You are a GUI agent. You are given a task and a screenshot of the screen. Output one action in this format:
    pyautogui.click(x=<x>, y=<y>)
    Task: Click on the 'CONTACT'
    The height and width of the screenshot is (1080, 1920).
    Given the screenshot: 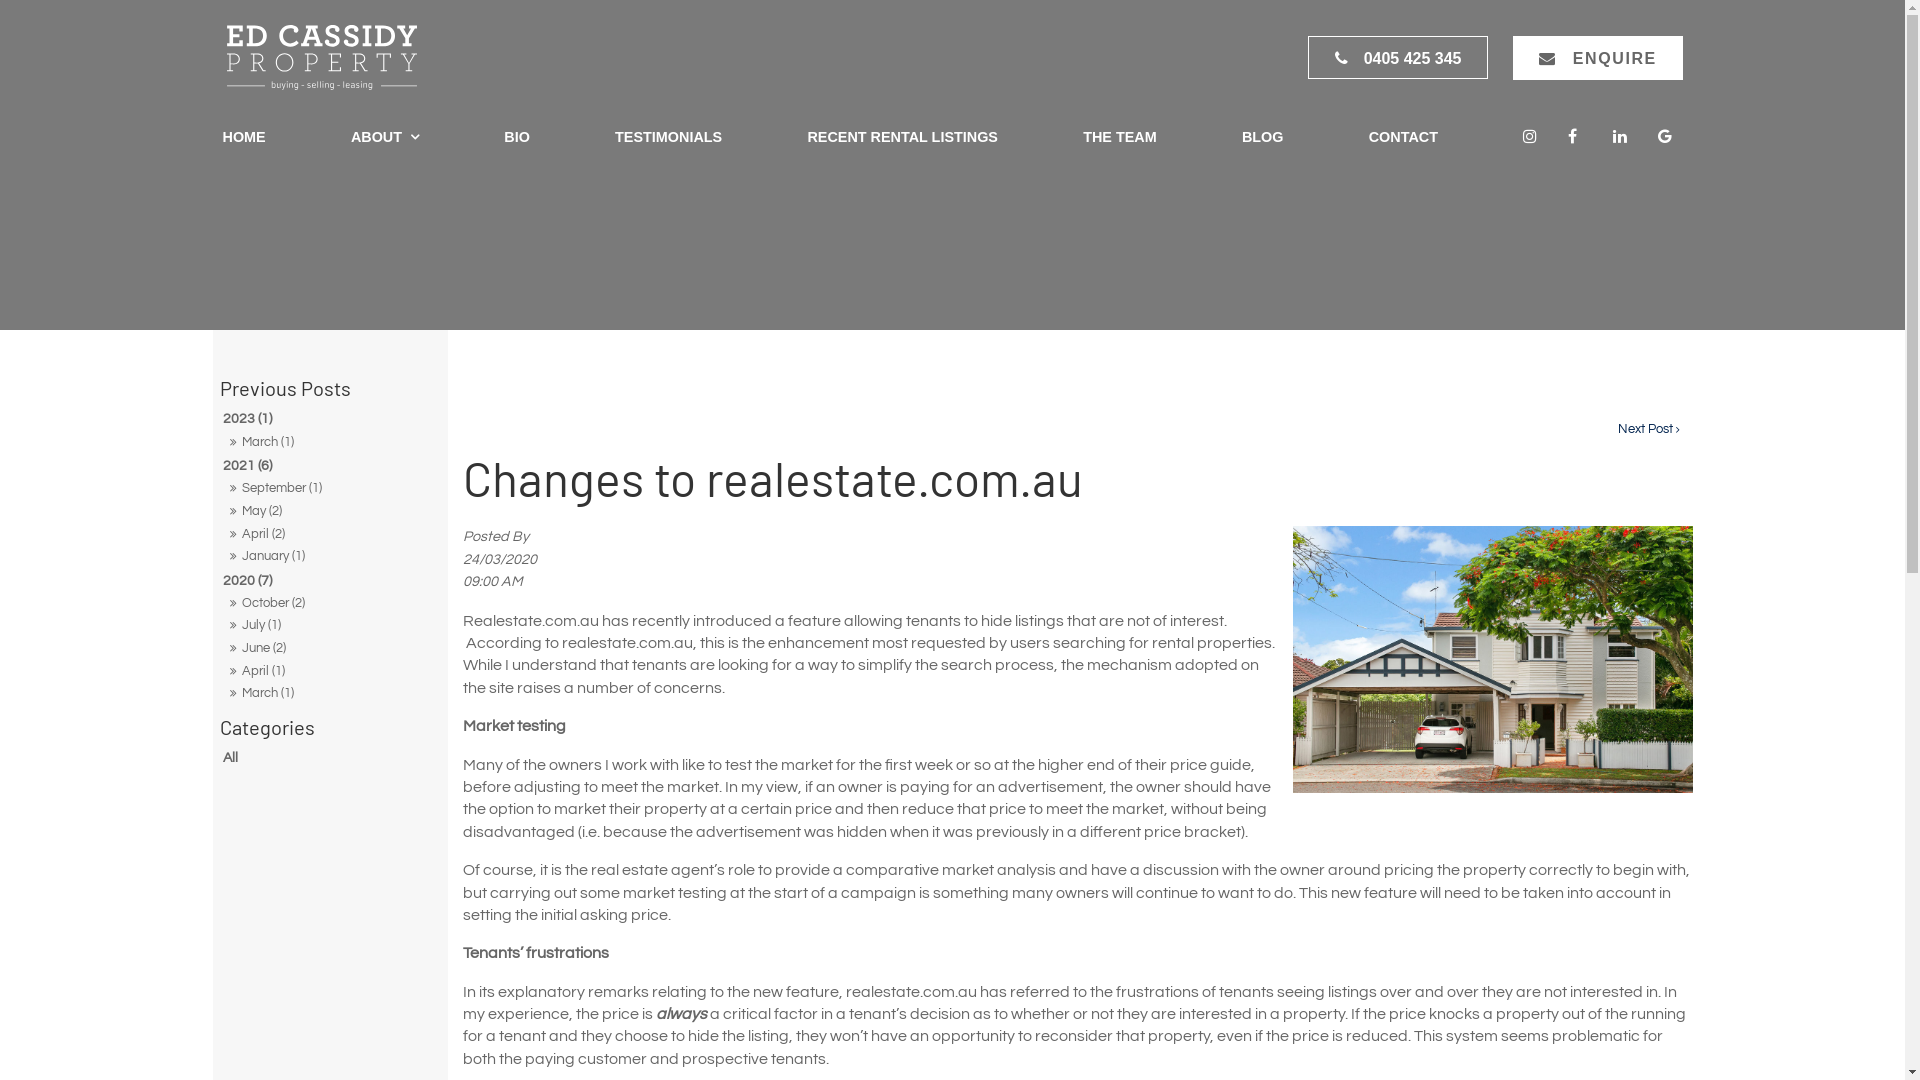 What is the action you would take?
    pyautogui.click(x=1402, y=137)
    